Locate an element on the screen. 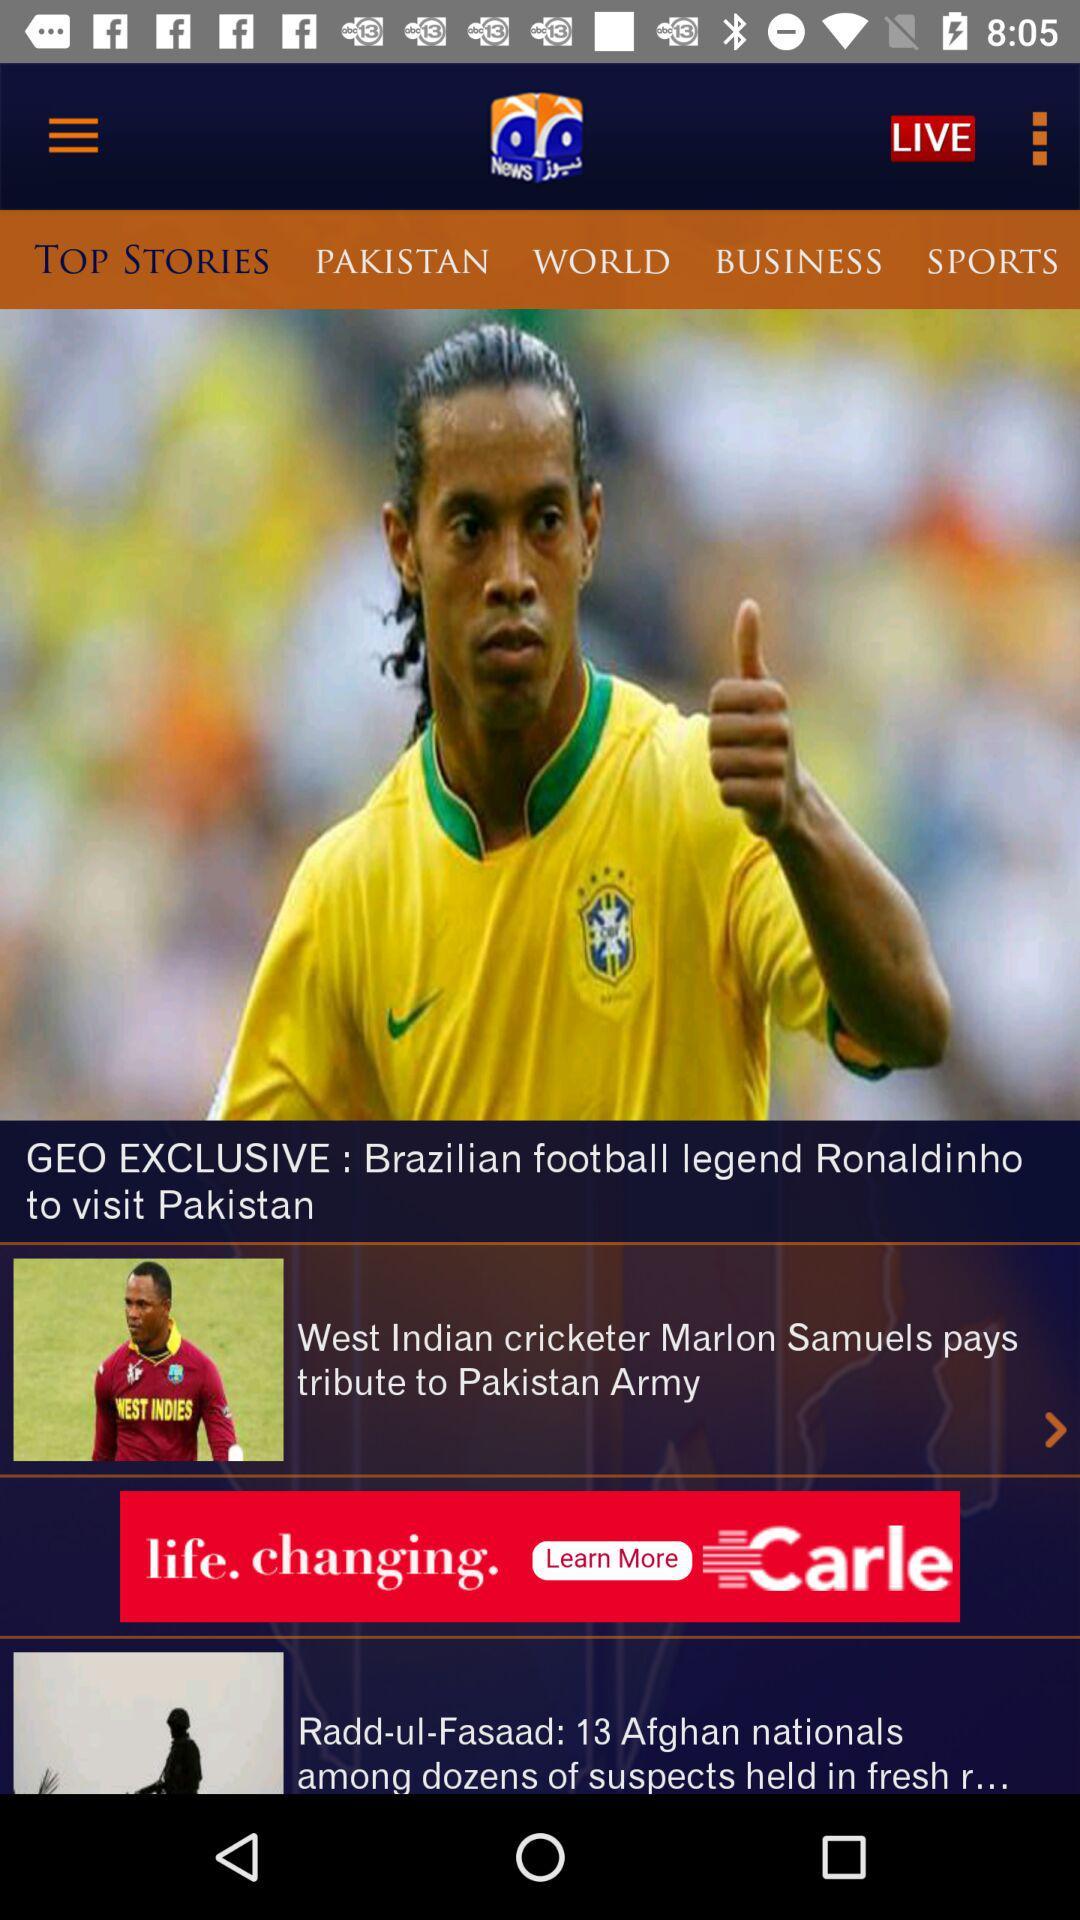  see advertisement is located at coordinates (540, 1555).